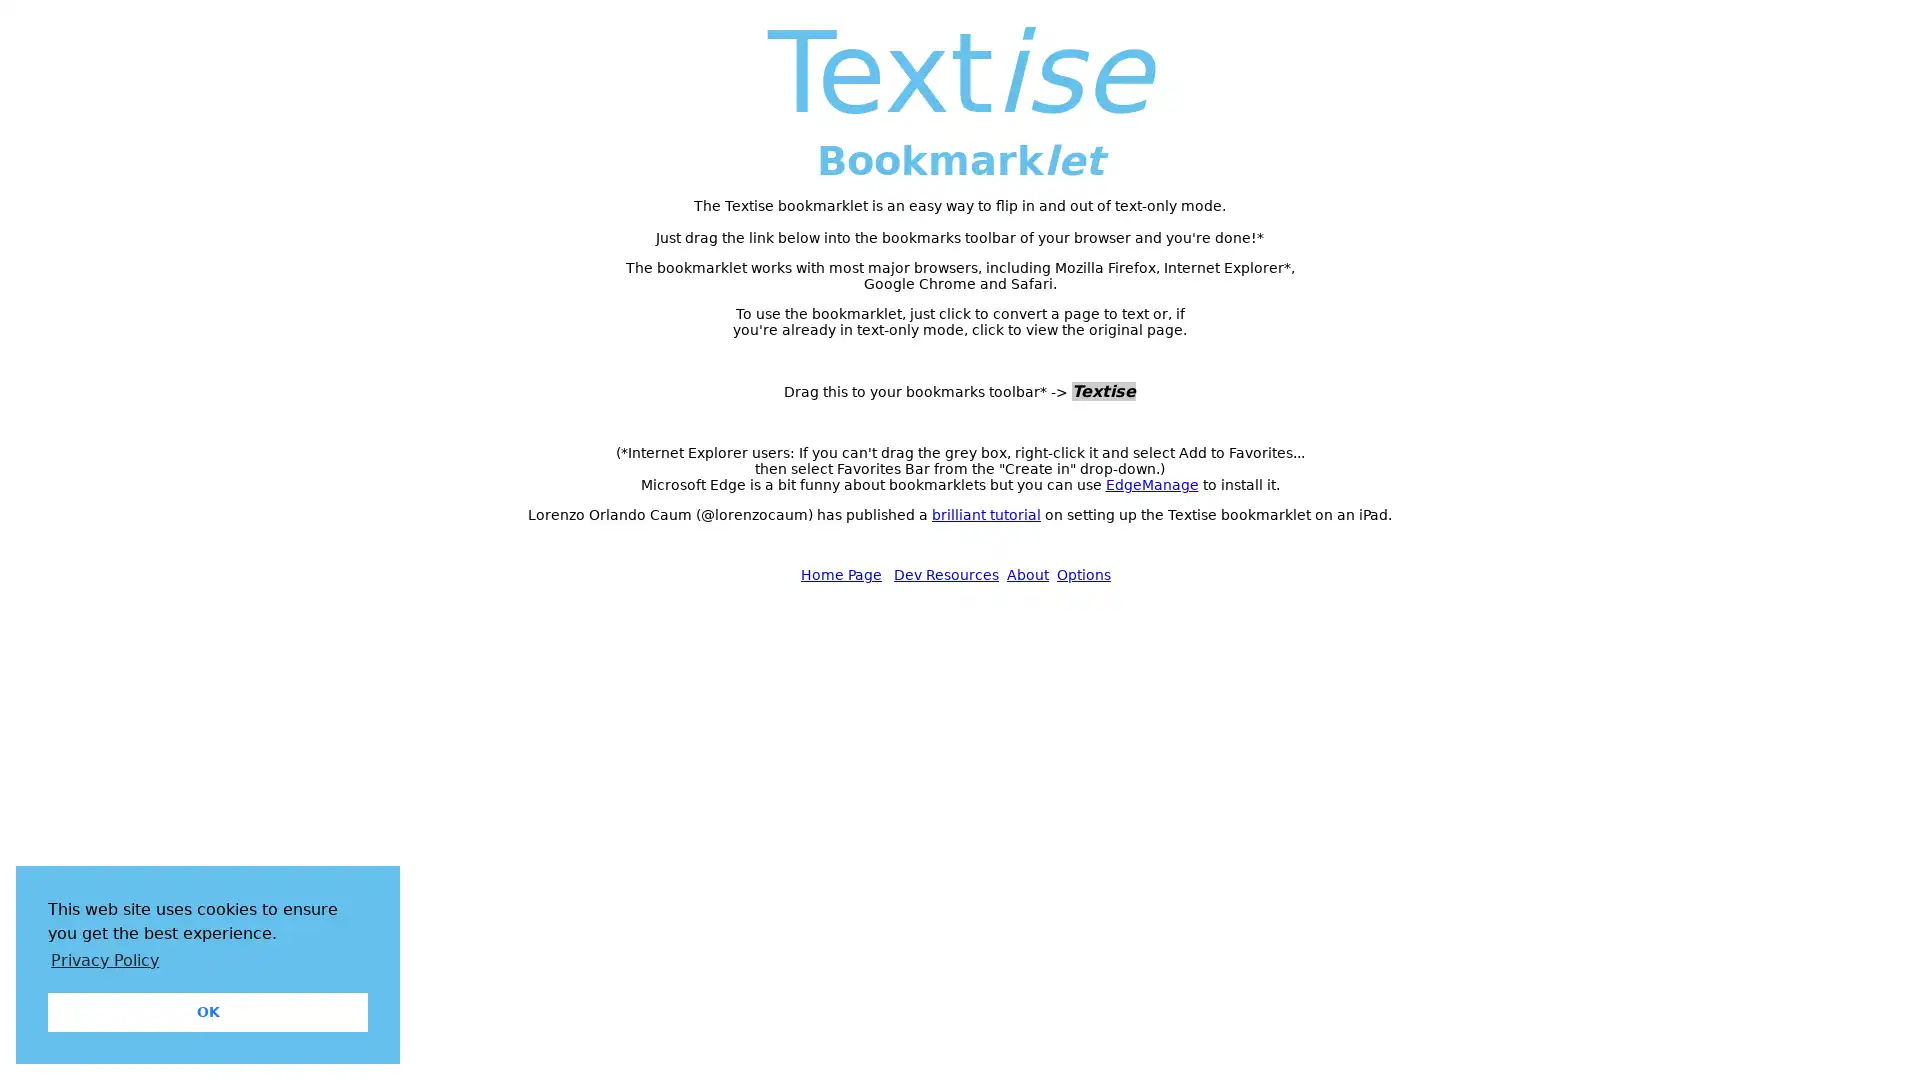 The width and height of the screenshot is (1920, 1080). Describe the element at coordinates (104, 959) in the screenshot. I see `learn more about cookies` at that location.